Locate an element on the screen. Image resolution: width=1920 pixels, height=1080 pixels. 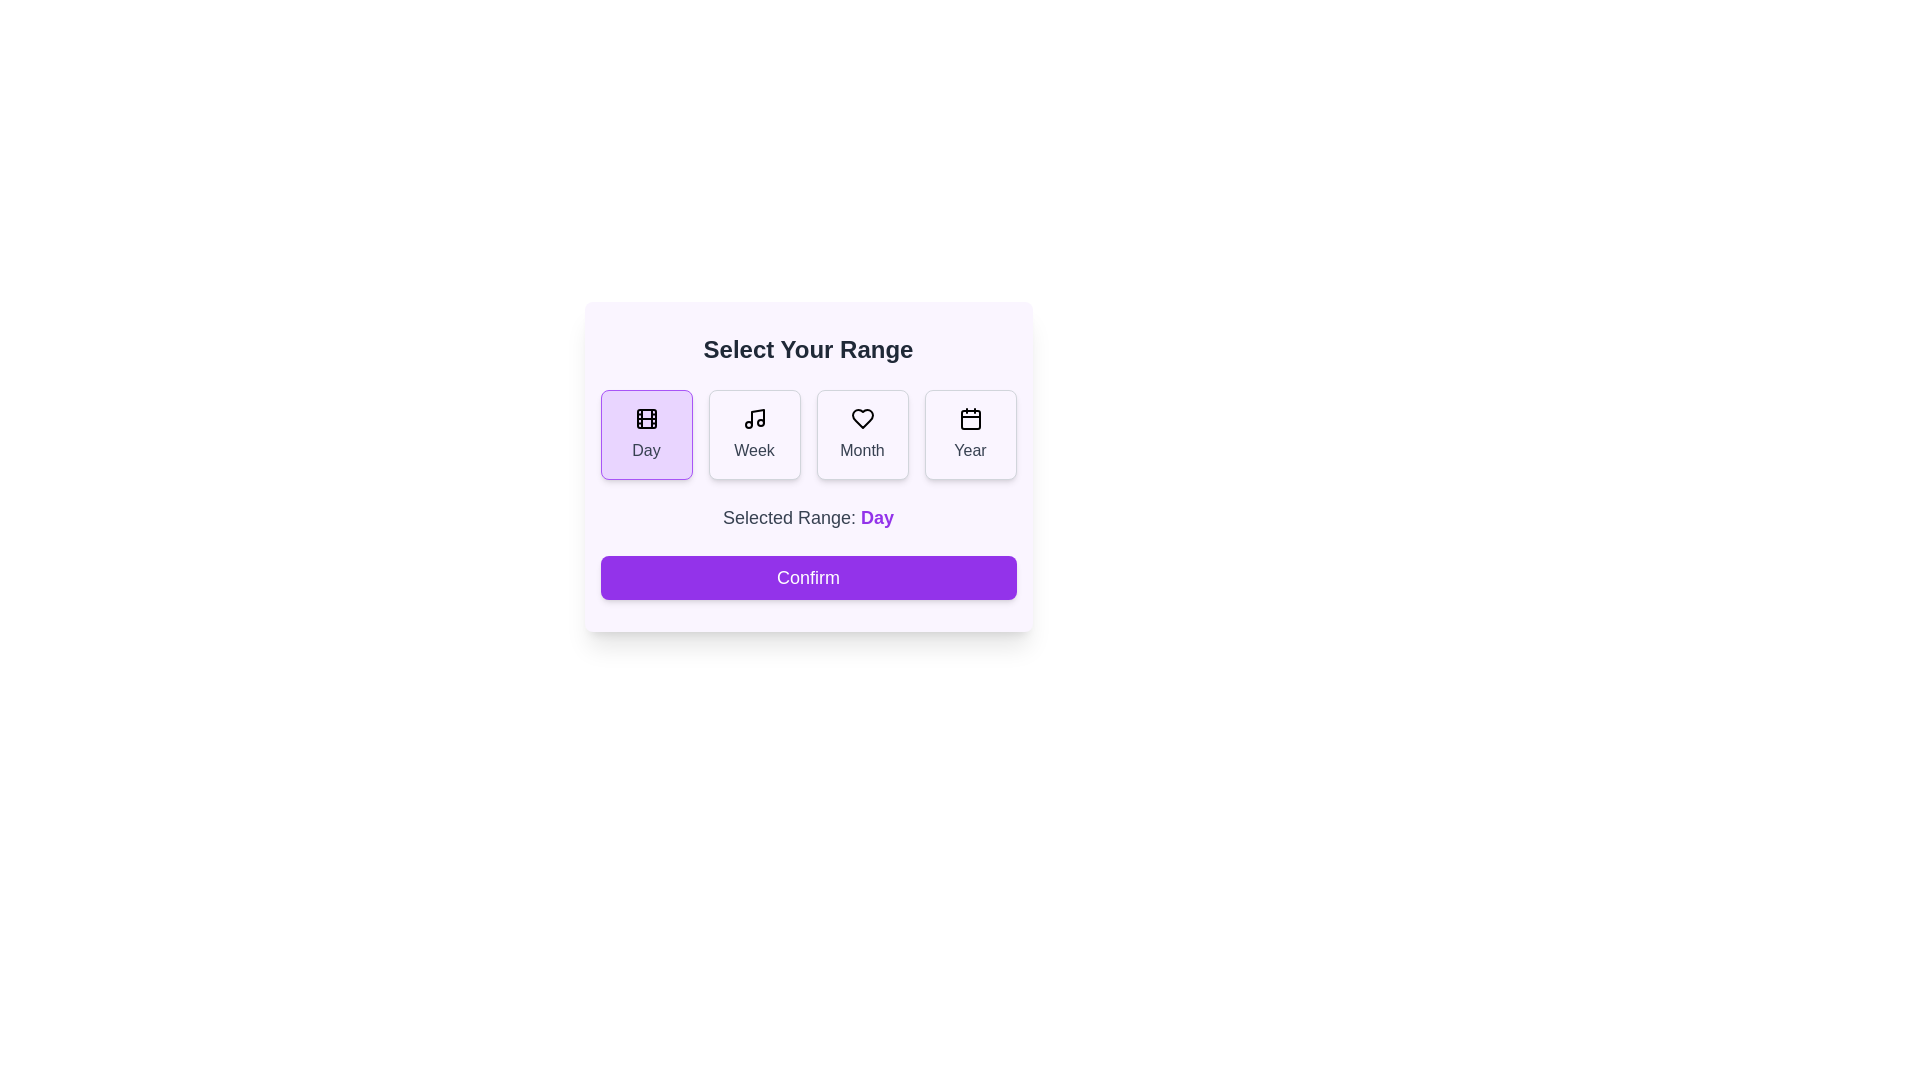
the film reel icon within the light purple 'Day' button is located at coordinates (646, 418).